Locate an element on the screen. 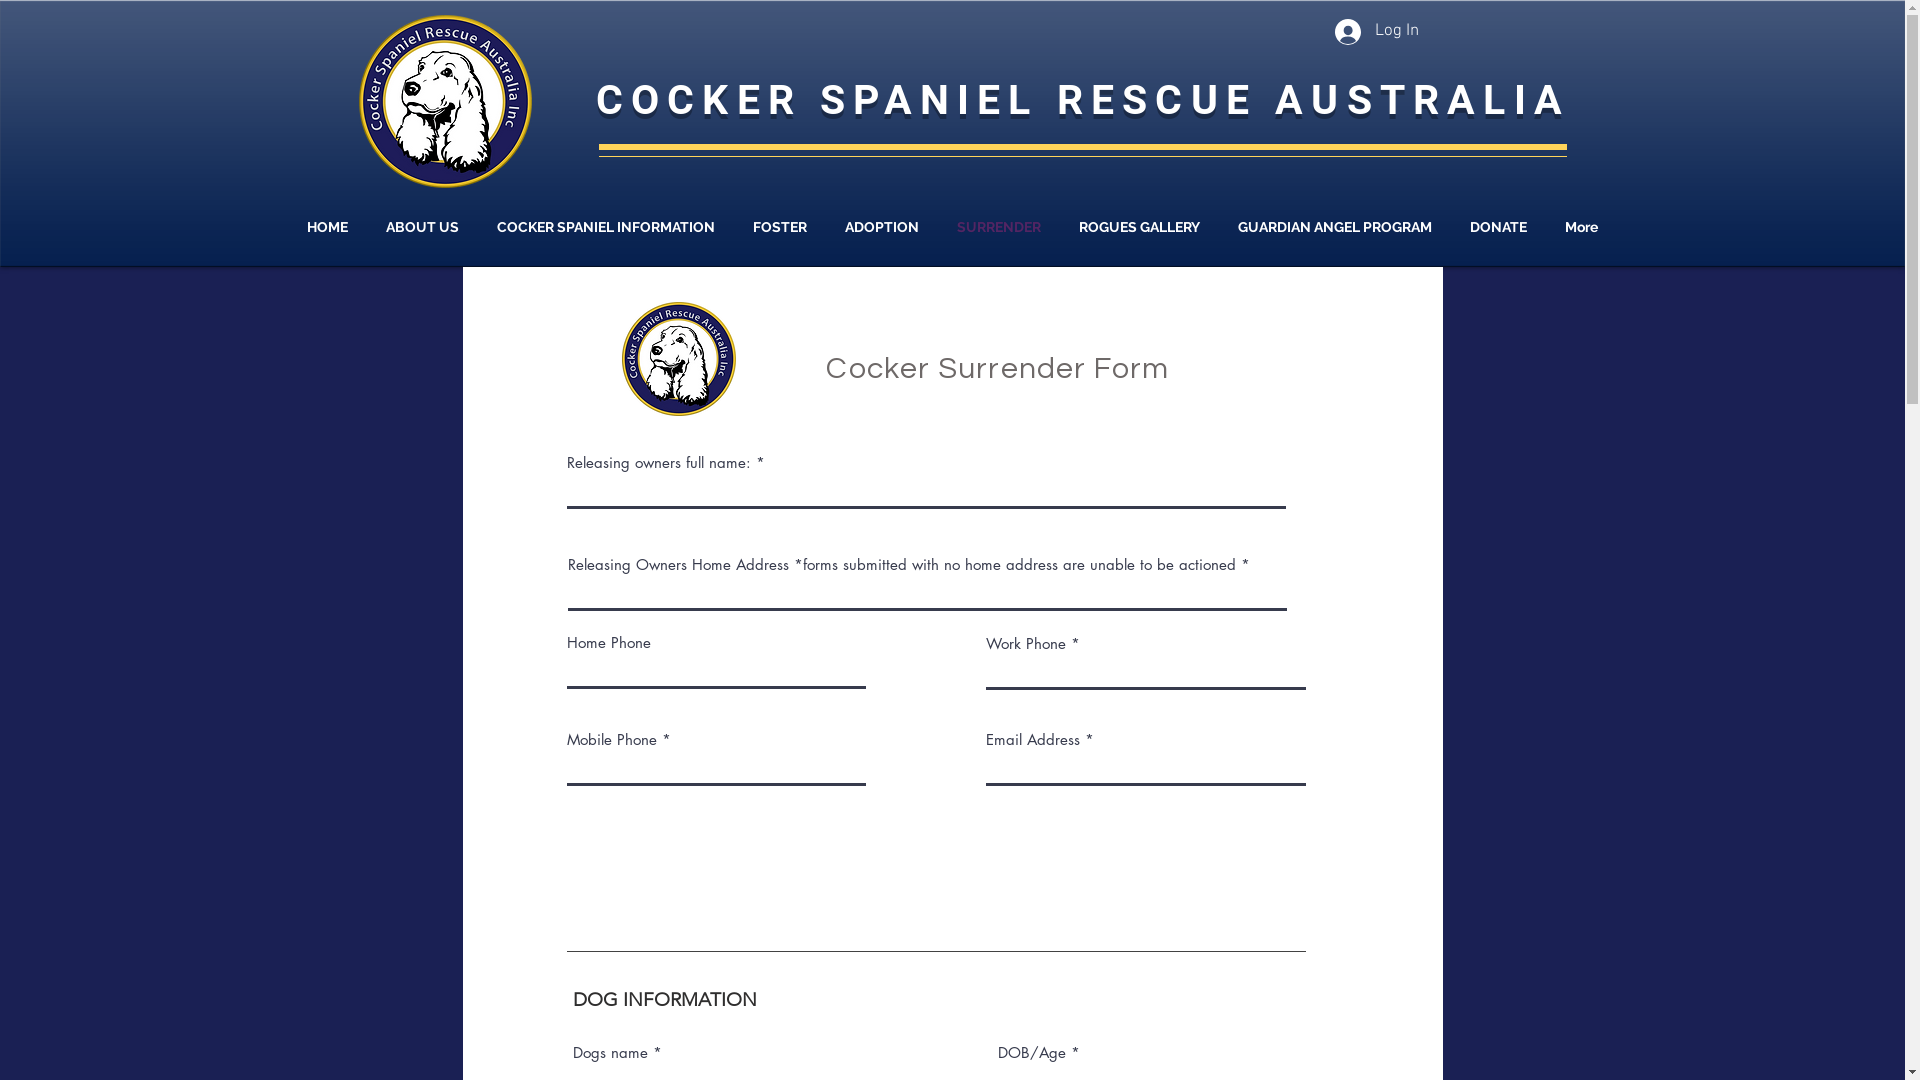 Image resolution: width=1920 pixels, height=1080 pixels. 'HOME' is located at coordinates (326, 226).